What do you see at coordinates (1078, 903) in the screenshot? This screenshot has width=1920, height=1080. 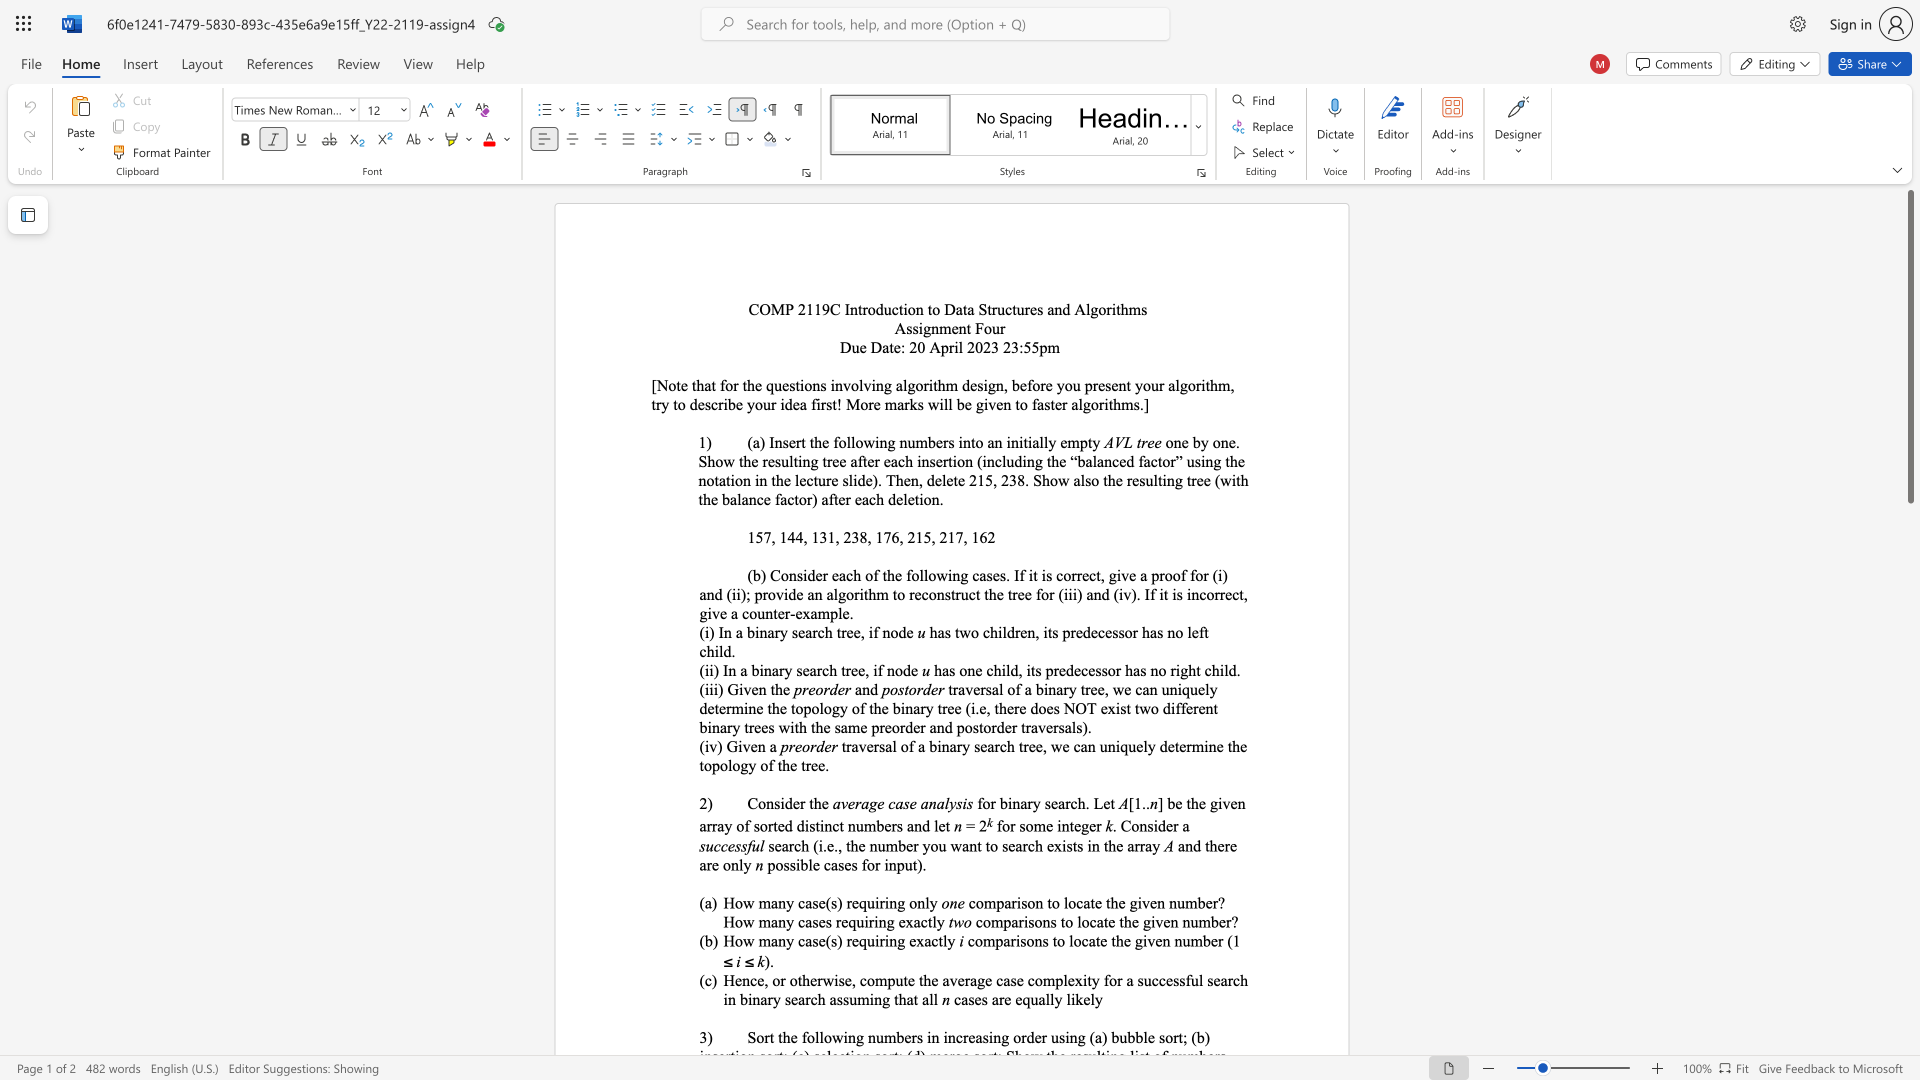 I see `the 2th character "c" in the text` at bounding box center [1078, 903].